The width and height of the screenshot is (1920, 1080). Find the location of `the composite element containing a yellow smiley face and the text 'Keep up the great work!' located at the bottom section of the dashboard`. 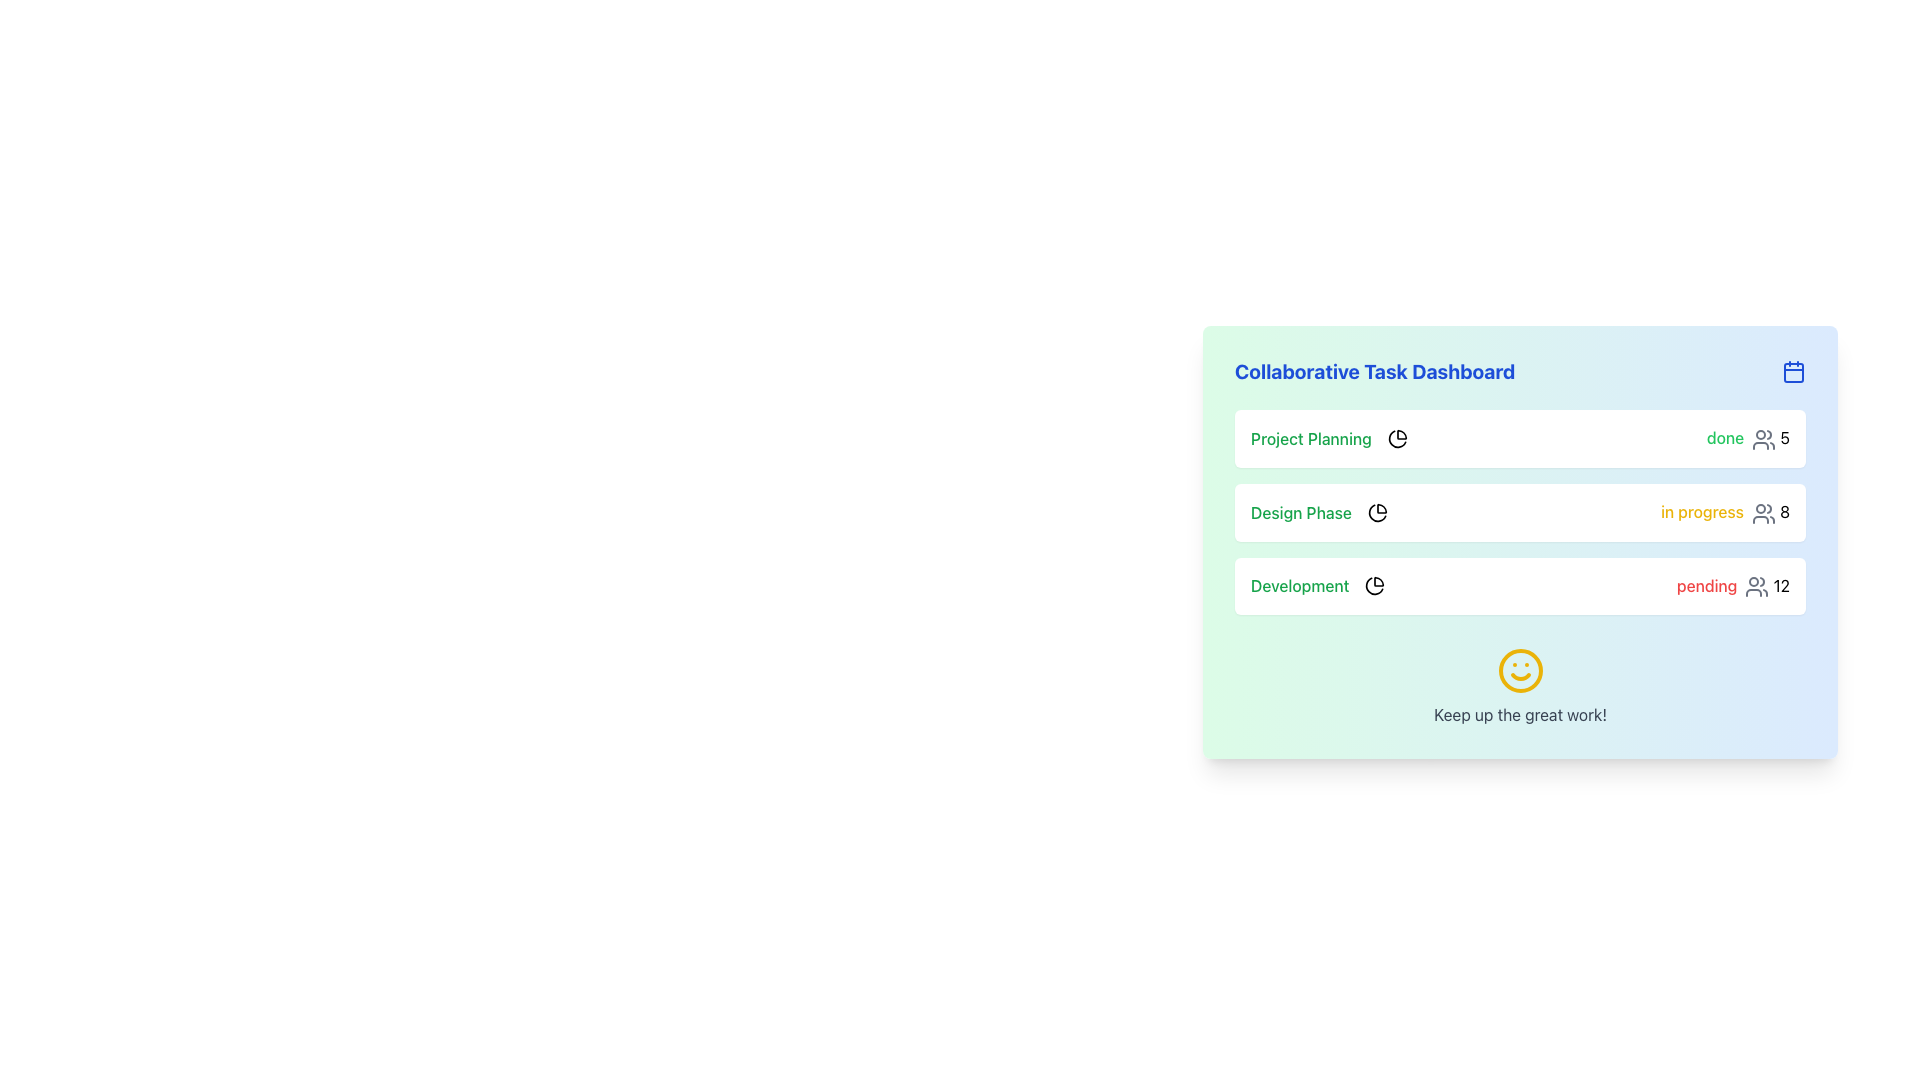

the composite element containing a yellow smiley face and the text 'Keep up the great work!' located at the bottom section of the dashboard is located at coordinates (1520, 686).